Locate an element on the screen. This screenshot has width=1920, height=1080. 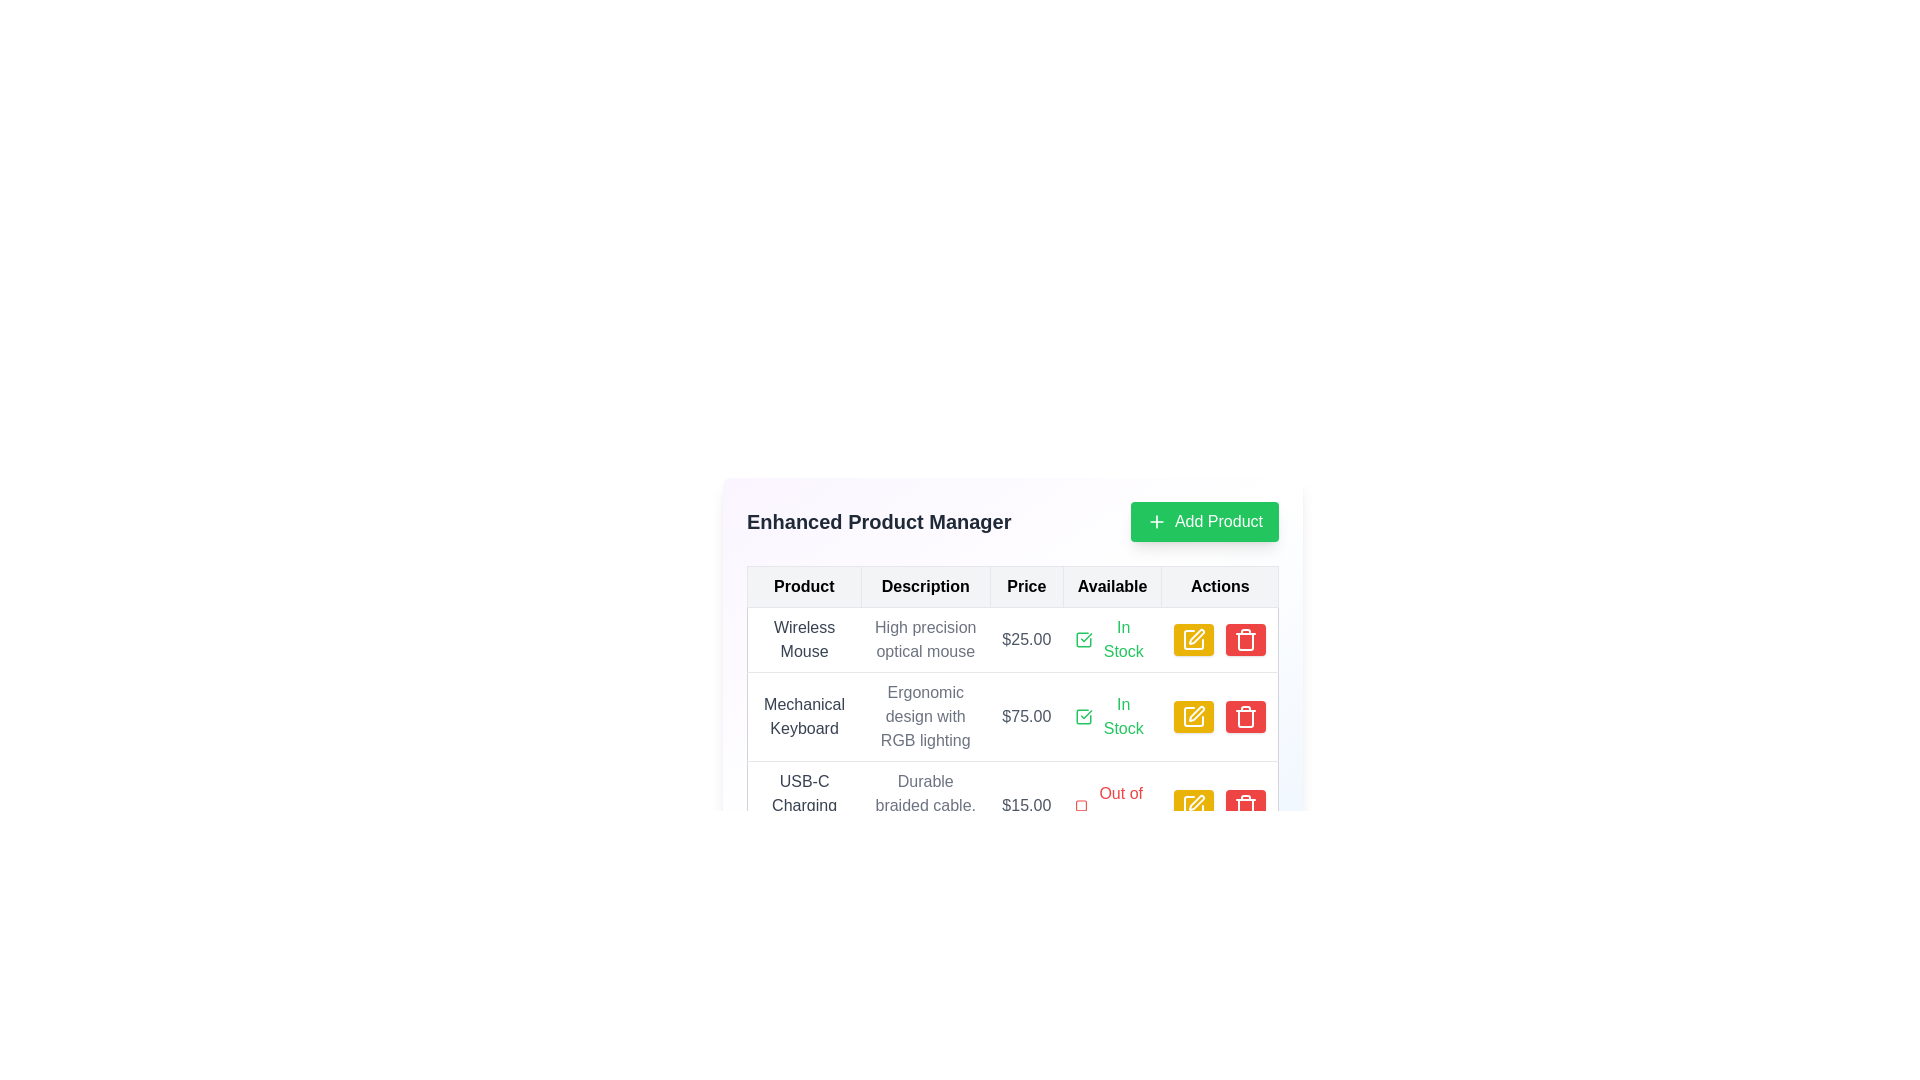
the delete button located at the end of the action buttons in the second row of the product table to observe the tooltip or highlight effect is located at coordinates (1244, 716).